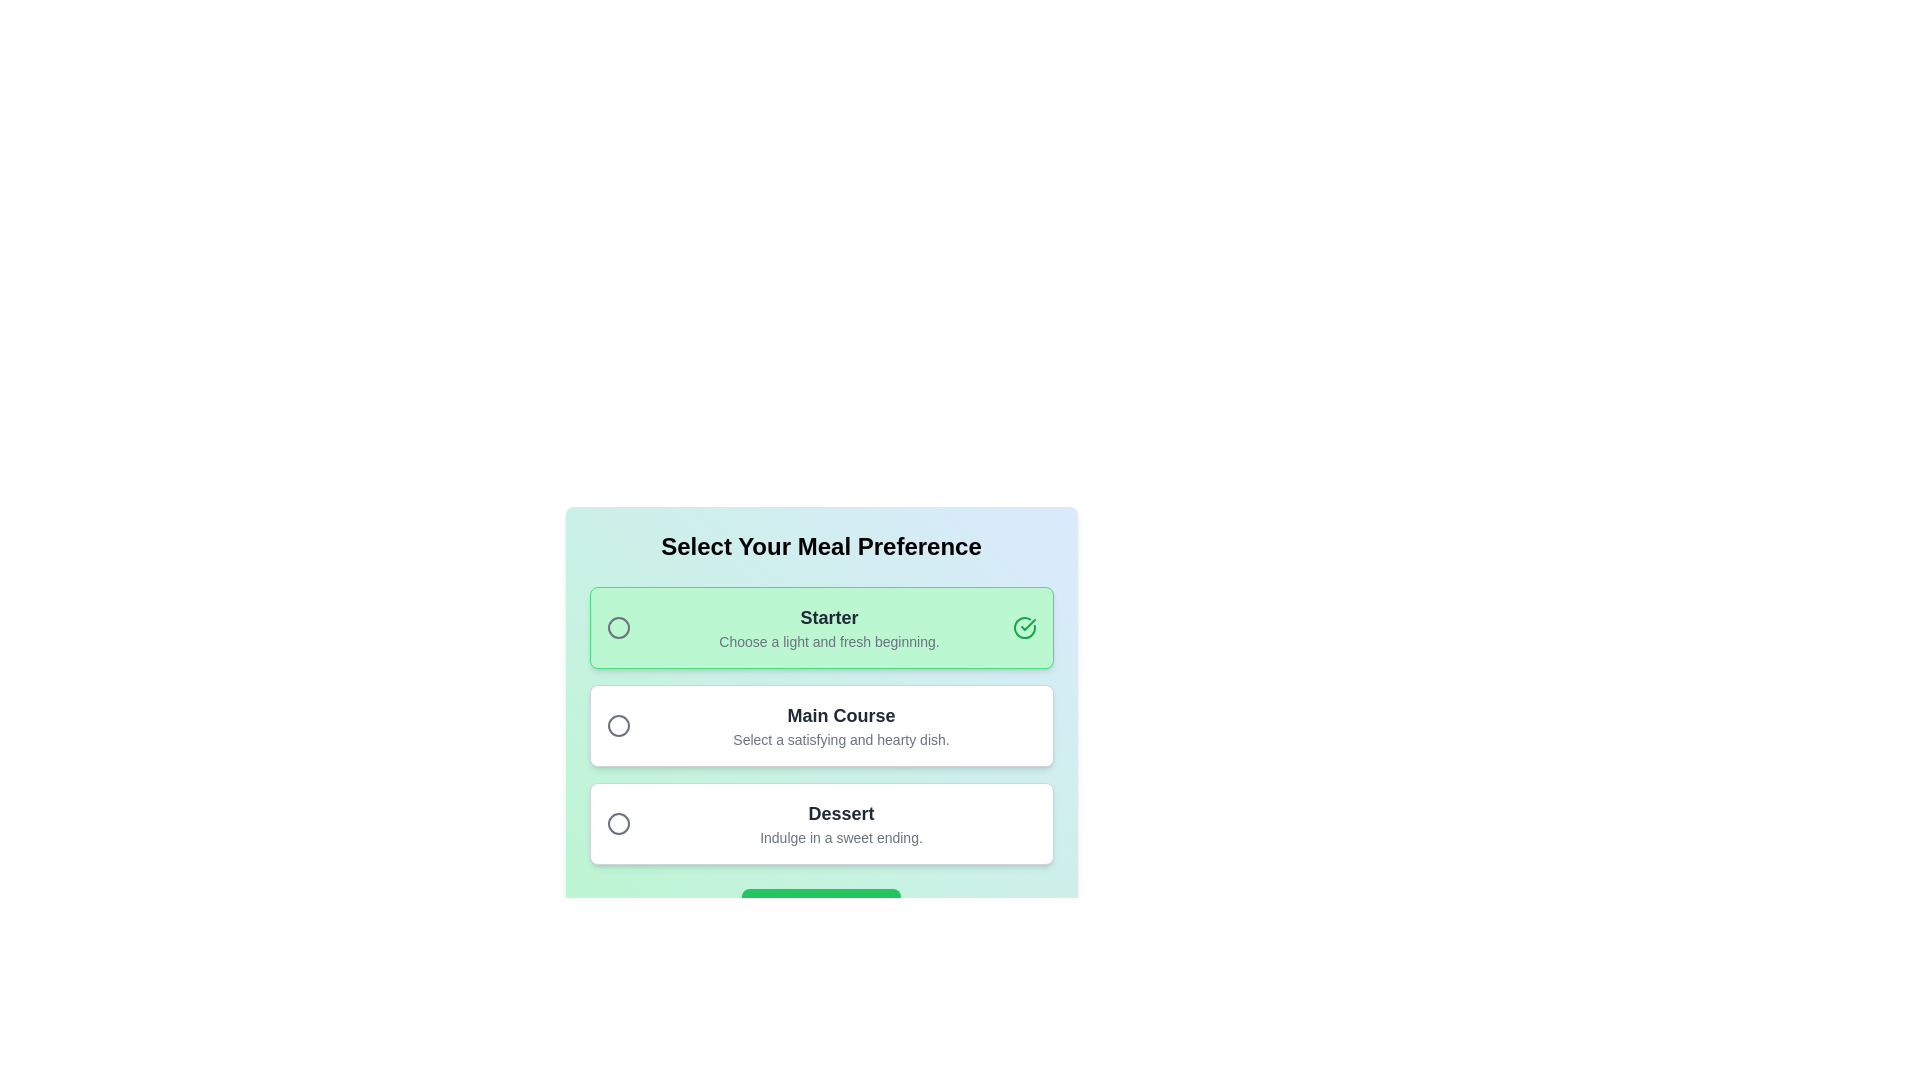  I want to click on the 'Confirm Selection' button, which has a white font on a green background and is located at the bottom of the 'Select Your Meal Preference' panel, so click(821, 909).